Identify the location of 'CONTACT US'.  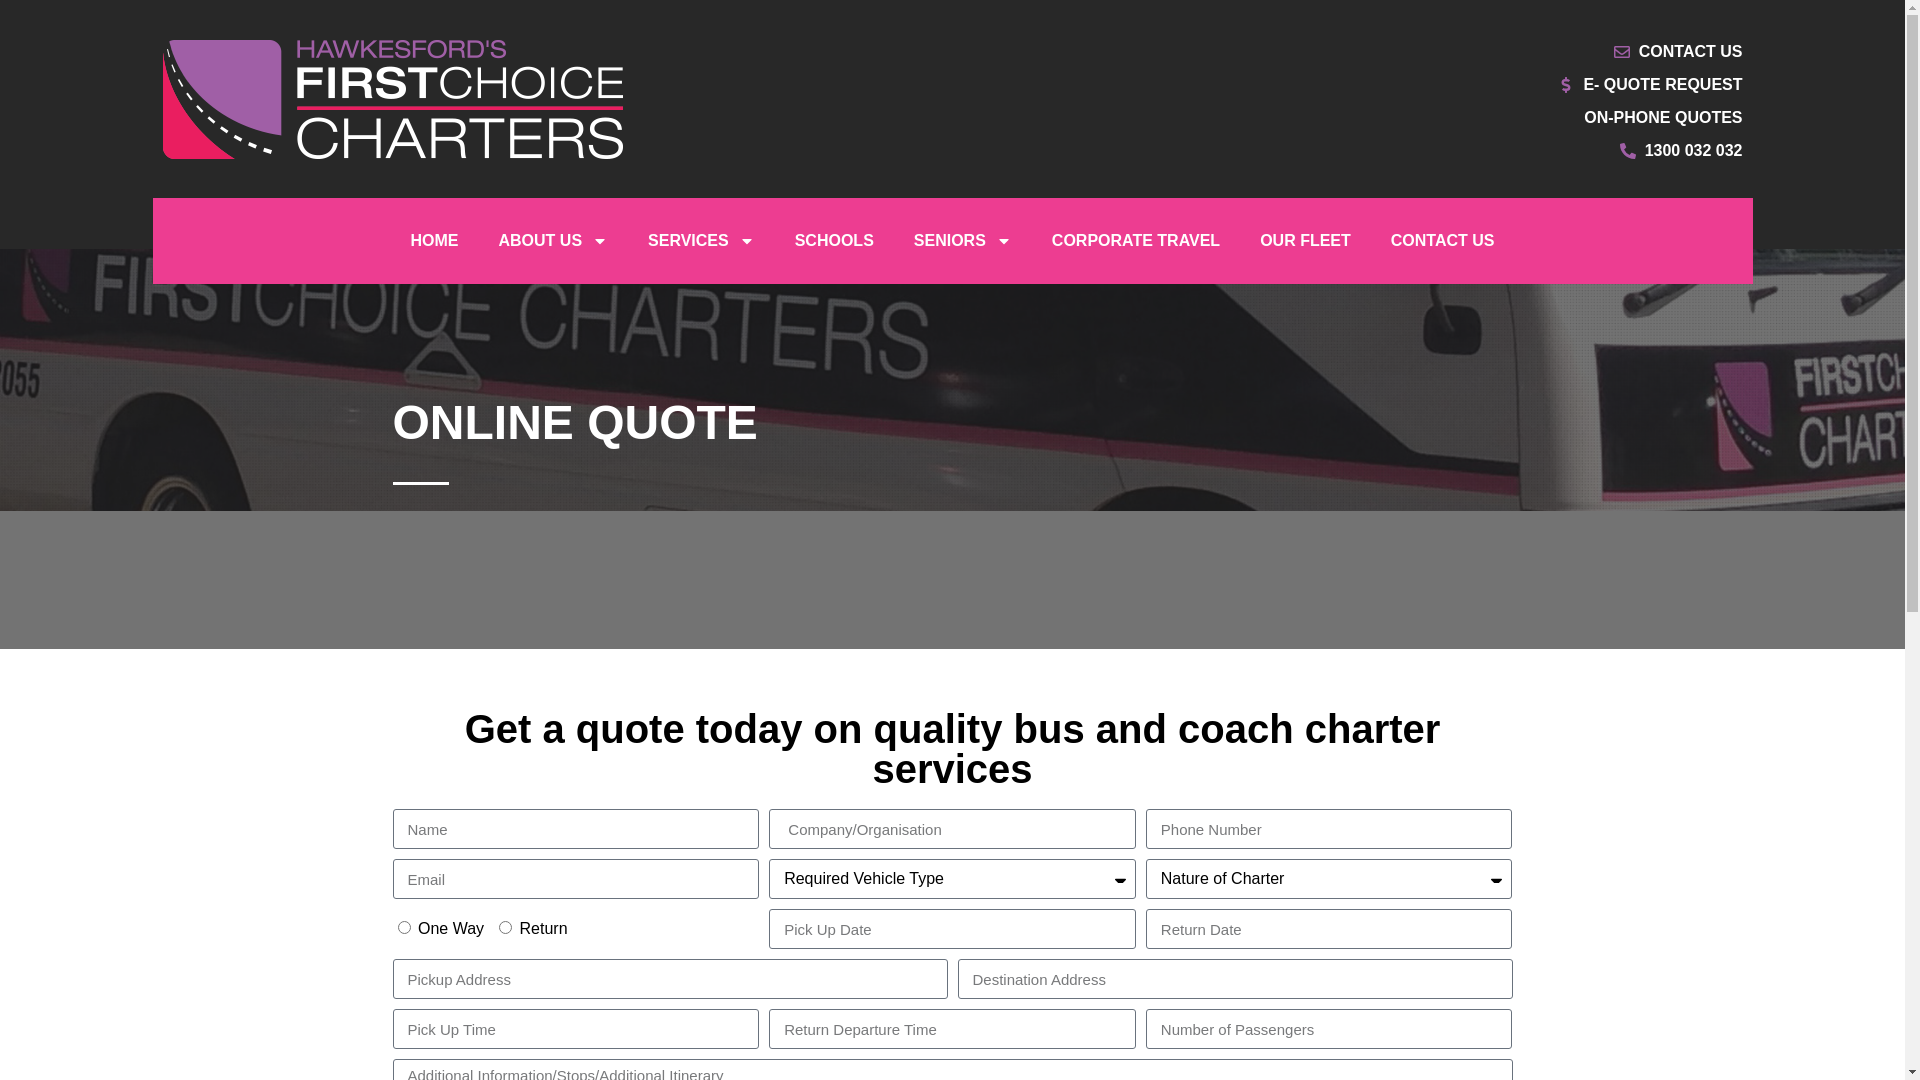
(1443, 239).